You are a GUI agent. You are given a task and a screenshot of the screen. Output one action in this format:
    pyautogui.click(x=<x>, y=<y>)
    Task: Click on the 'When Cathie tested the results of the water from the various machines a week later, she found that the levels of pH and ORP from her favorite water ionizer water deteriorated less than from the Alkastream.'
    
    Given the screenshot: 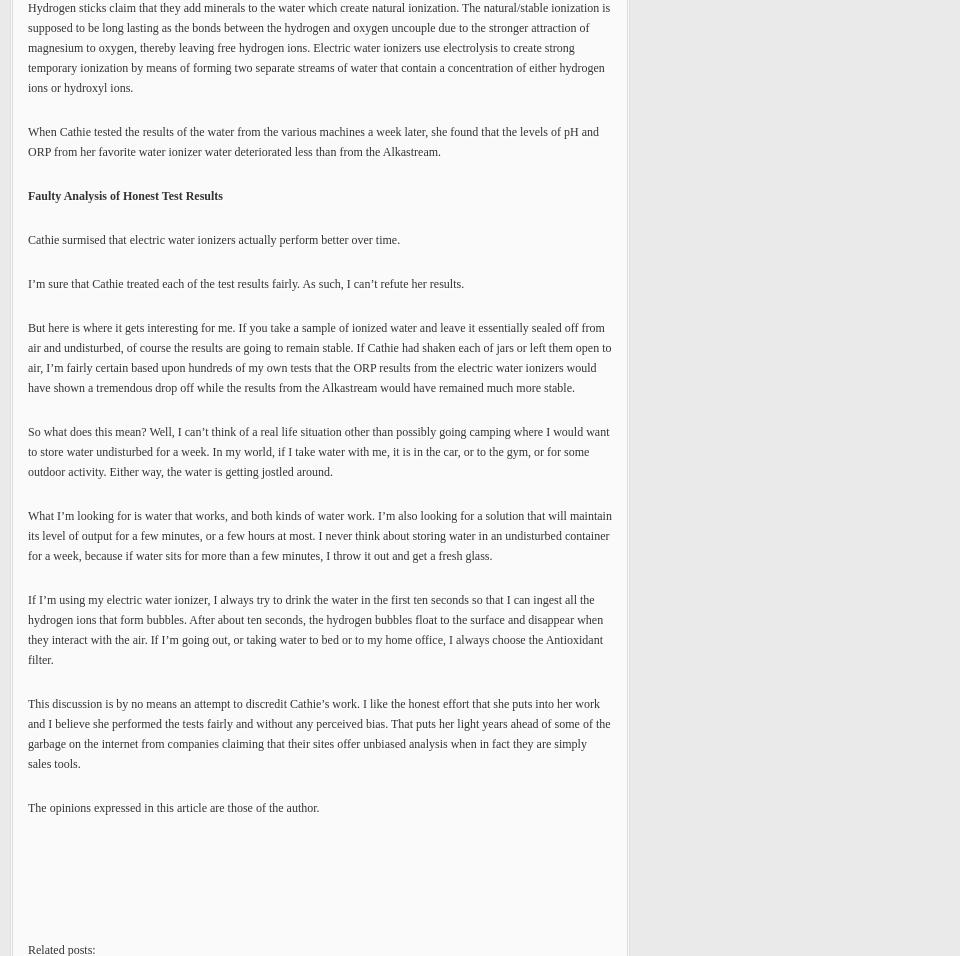 What is the action you would take?
    pyautogui.click(x=313, y=141)
    